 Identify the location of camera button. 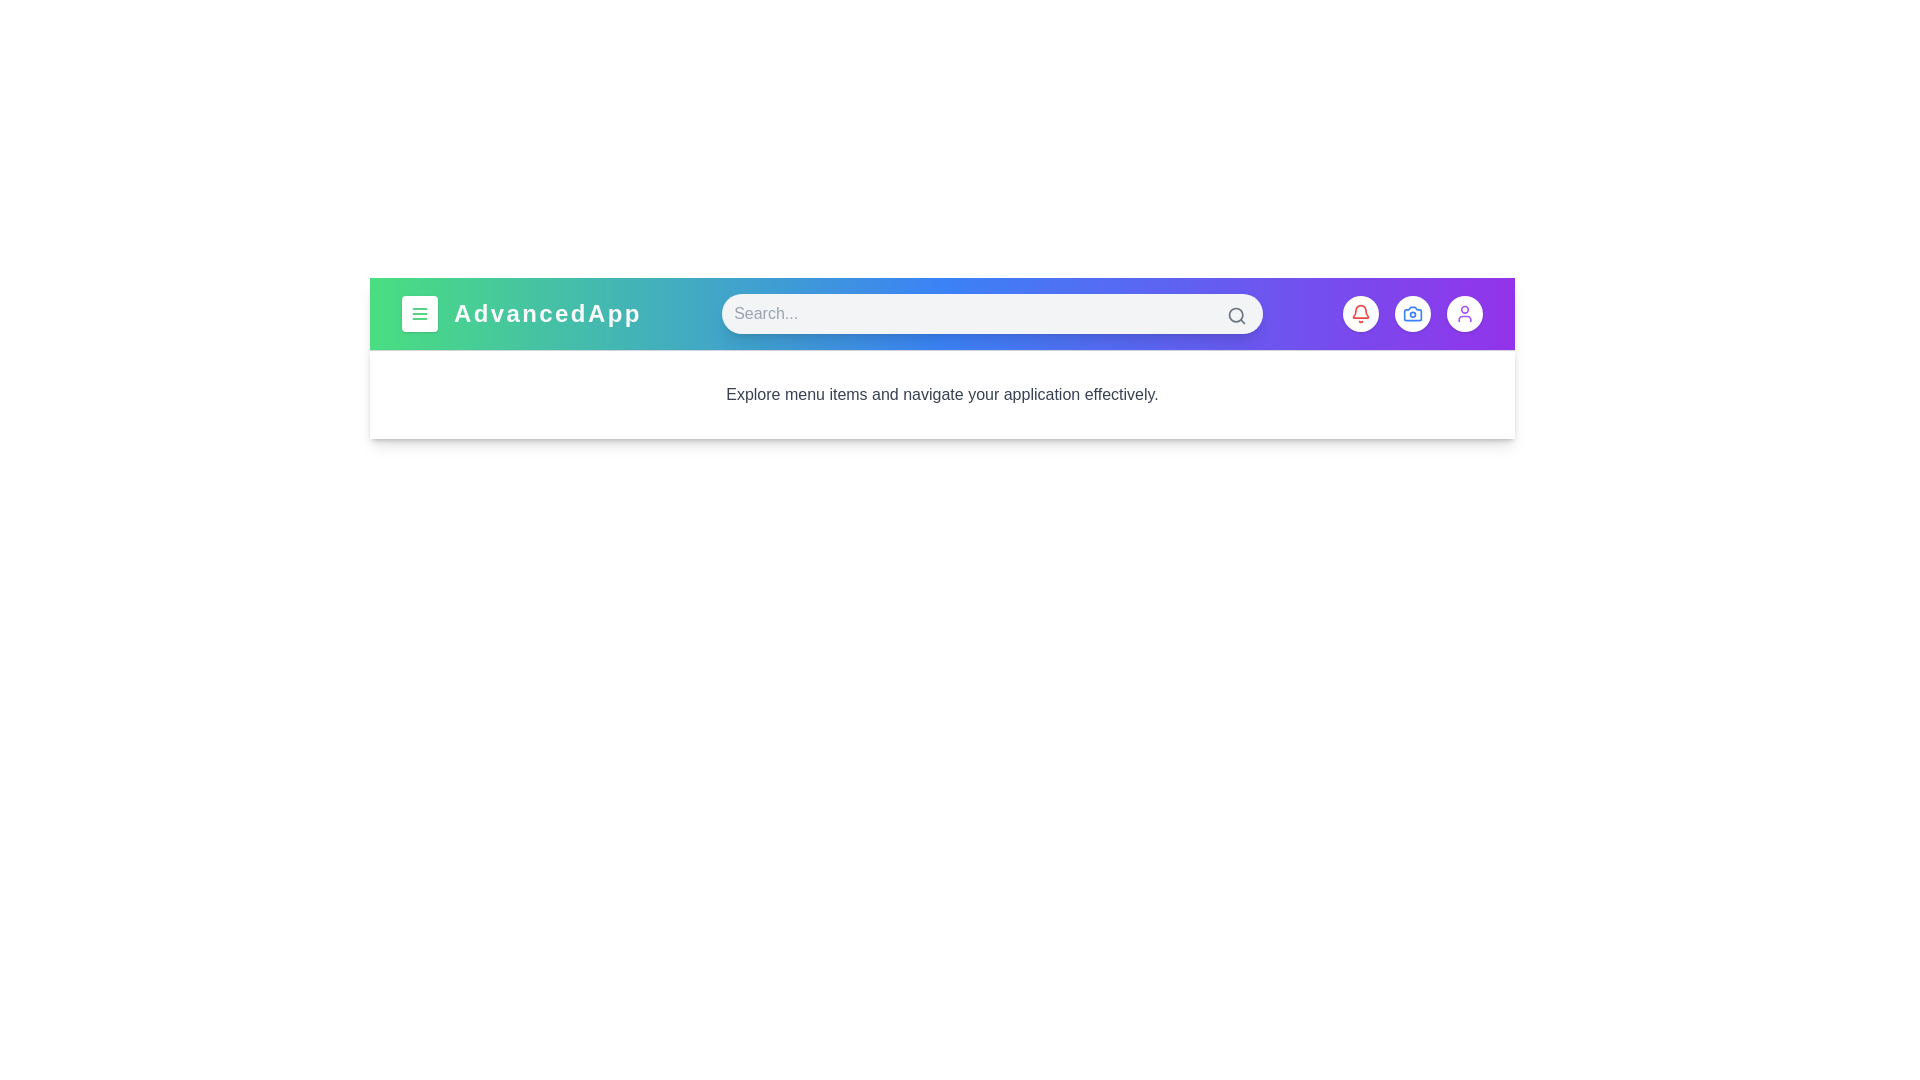
(1411, 313).